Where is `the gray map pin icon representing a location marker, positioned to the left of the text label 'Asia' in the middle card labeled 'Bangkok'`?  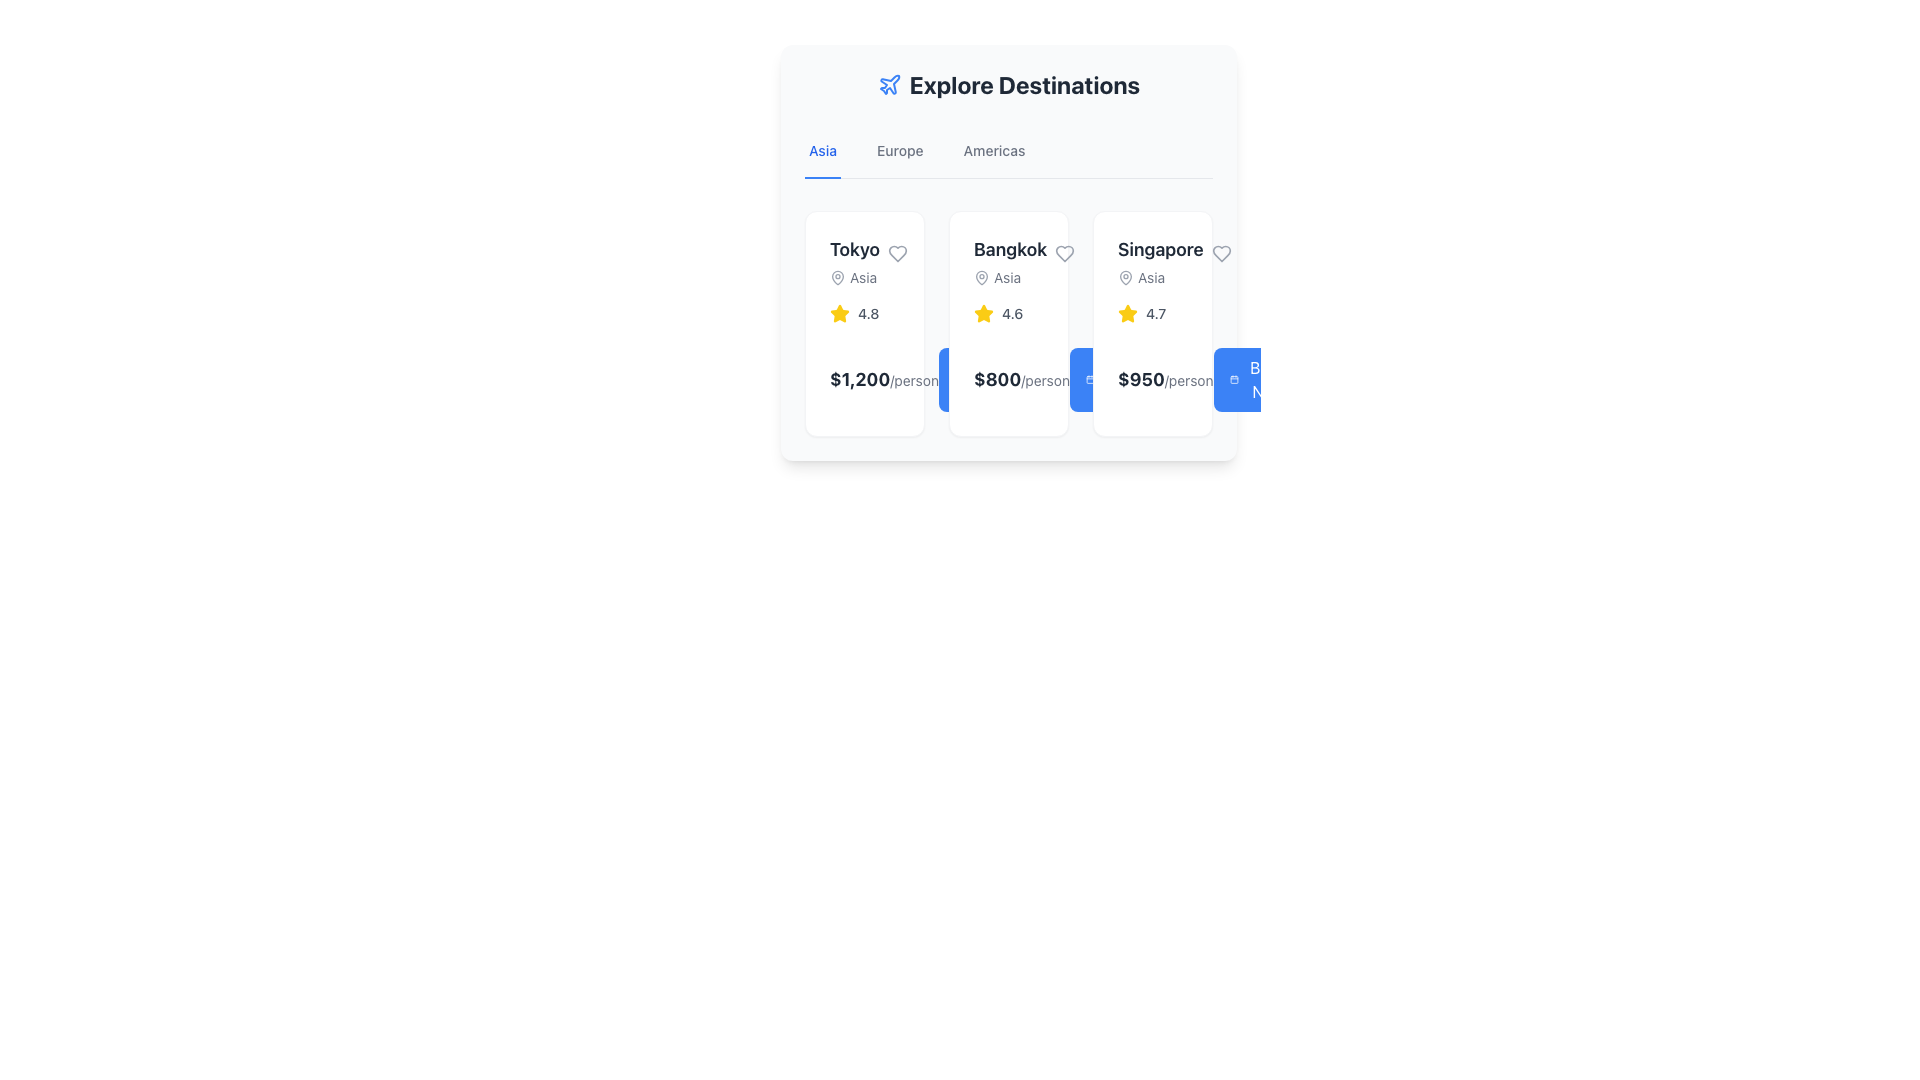 the gray map pin icon representing a location marker, positioned to the left of the text label 'Asia' in the middle card labeled 'Bangkok' is located at coordinates (982, 277).